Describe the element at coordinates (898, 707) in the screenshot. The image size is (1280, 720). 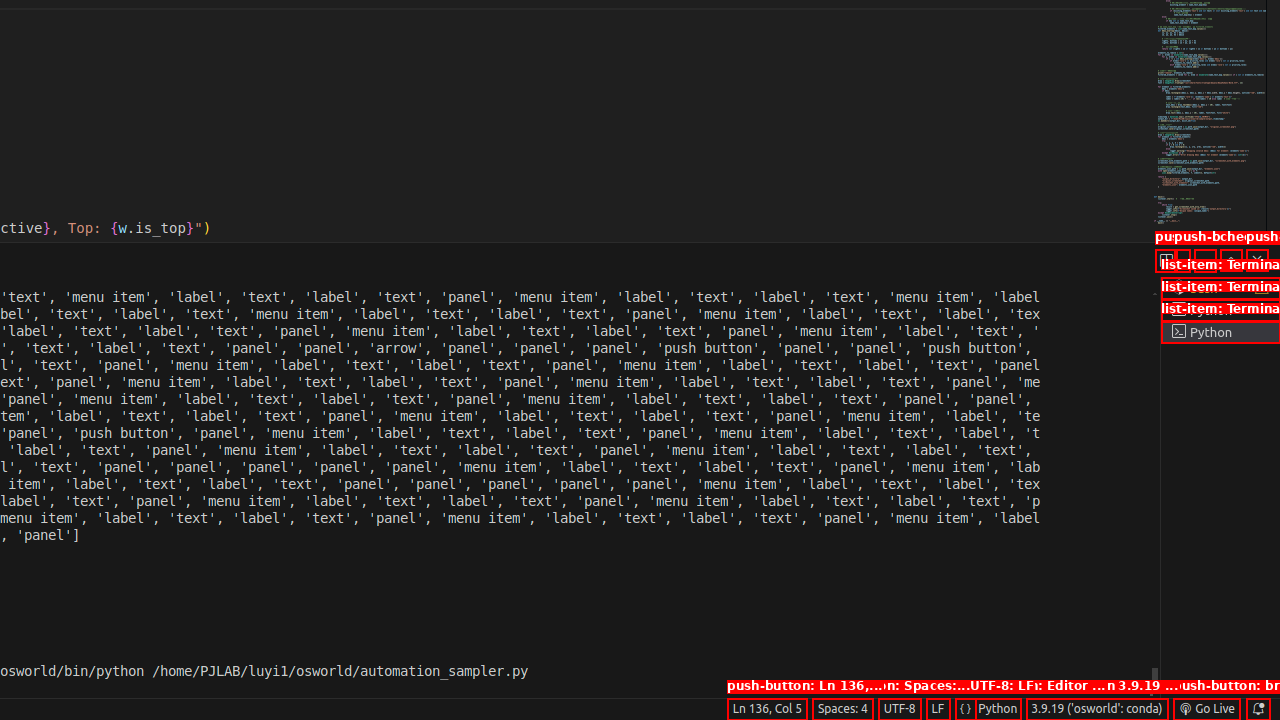
I see `'UTF-8'` at that location.